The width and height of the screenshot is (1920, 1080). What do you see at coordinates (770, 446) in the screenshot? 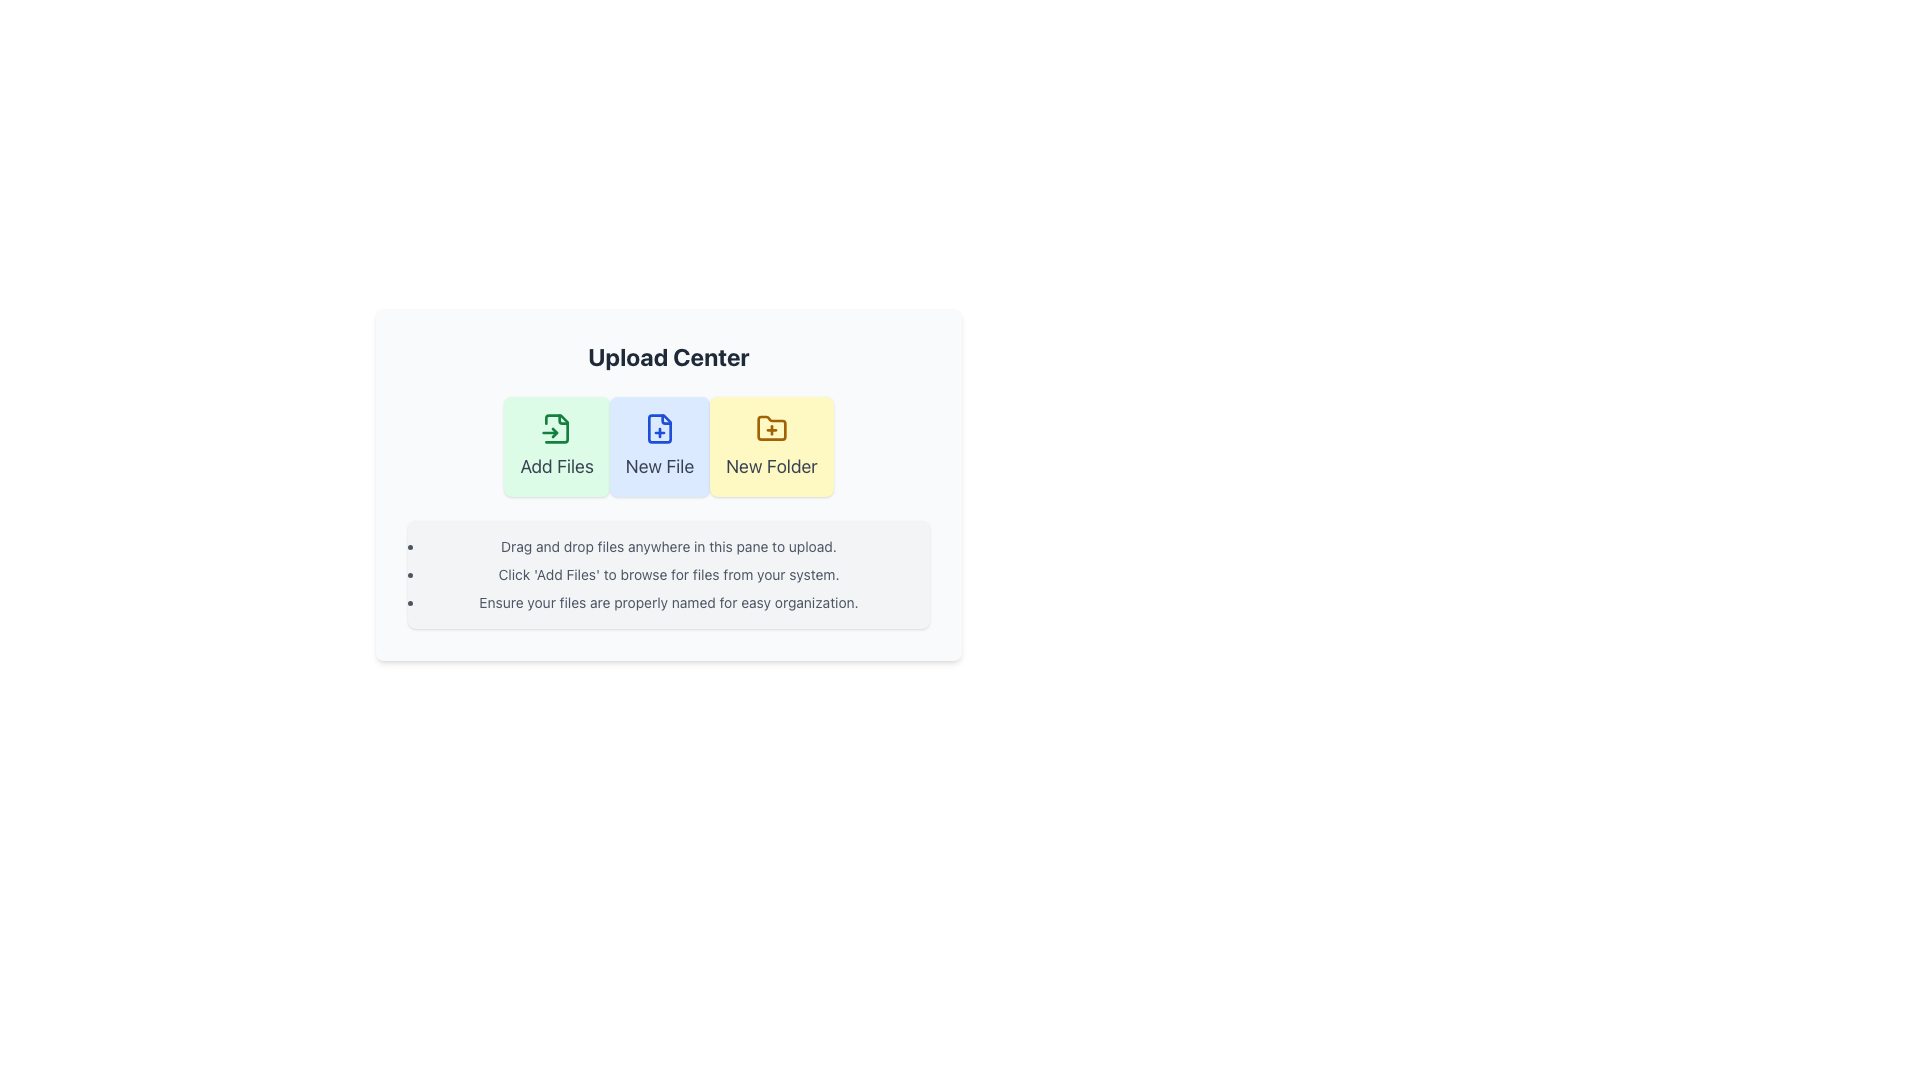
I see `the rectangular button with a light yellow background and a folder icon with a plus sign, labeled 'New Folder'` at bounding box center [770, 446].